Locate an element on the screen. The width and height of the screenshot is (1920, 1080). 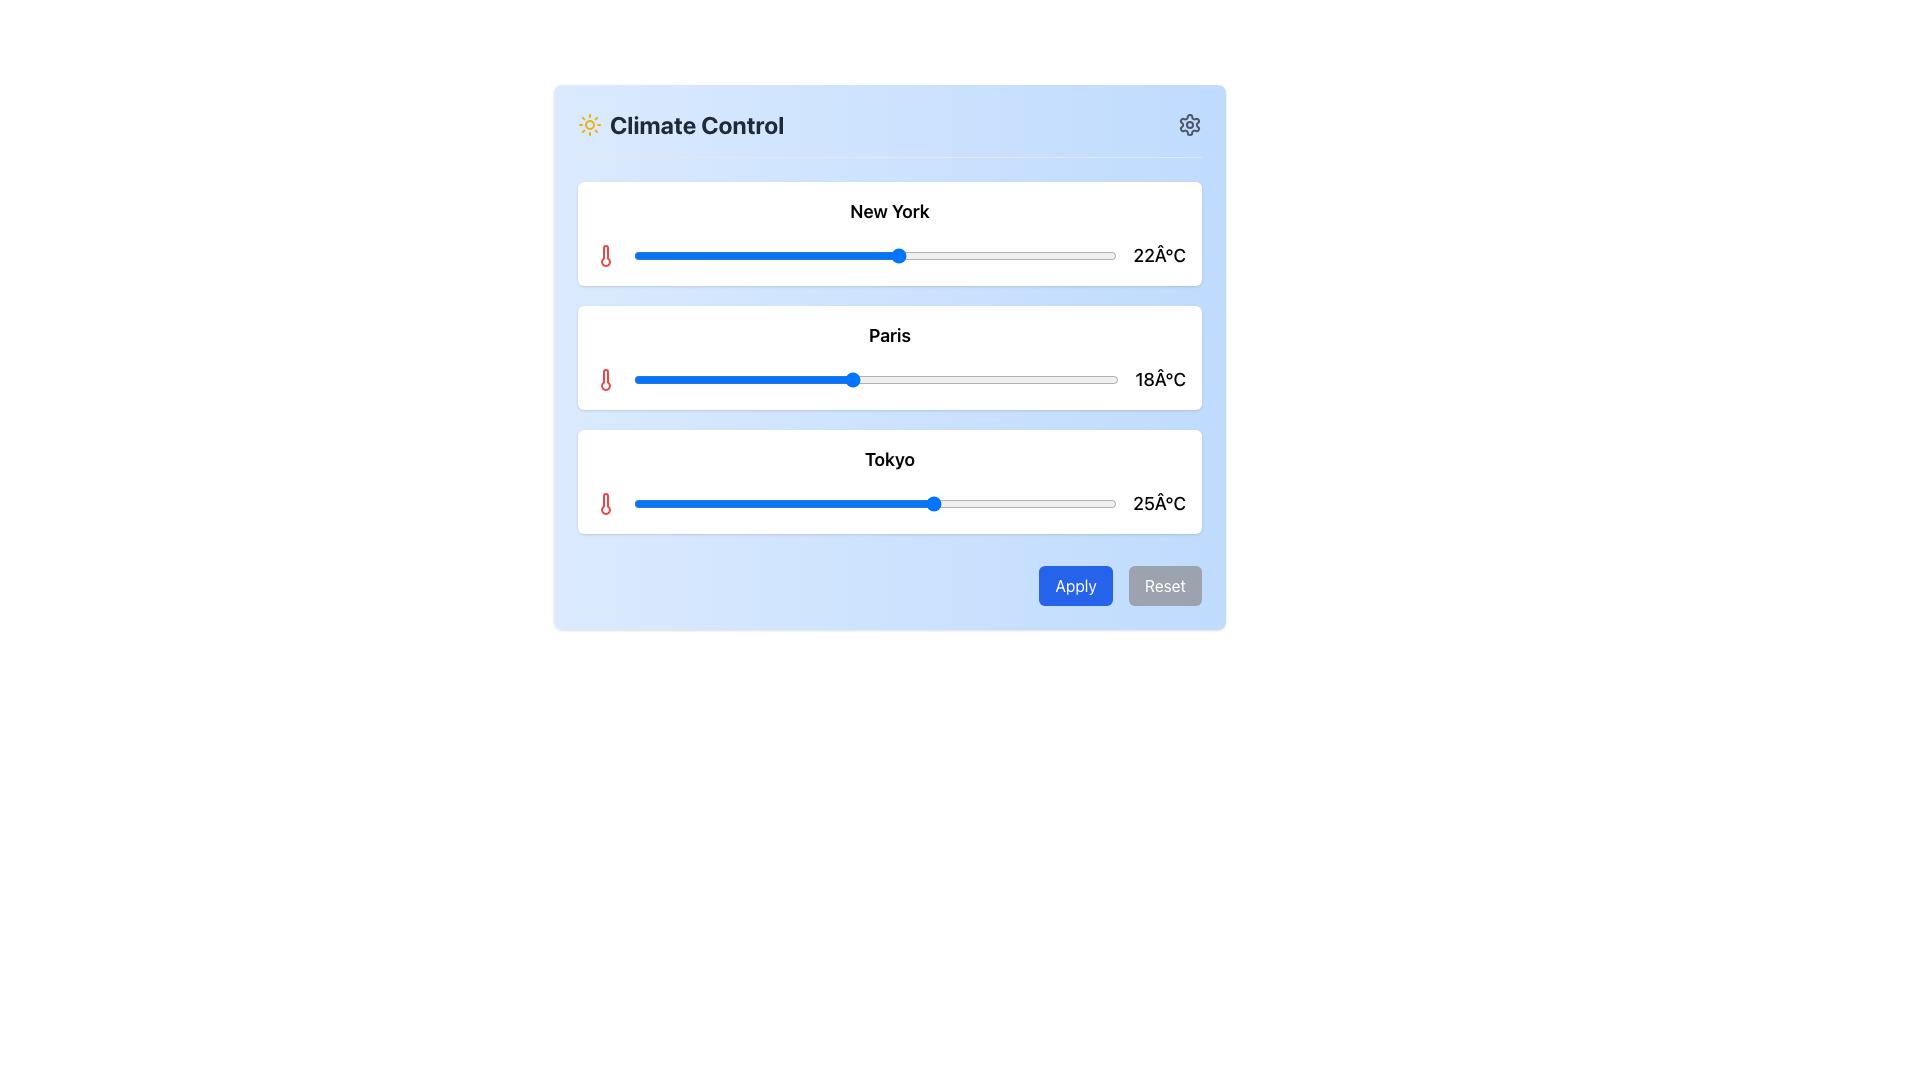
the temperature for Paris is located at coordinates (754, 380).